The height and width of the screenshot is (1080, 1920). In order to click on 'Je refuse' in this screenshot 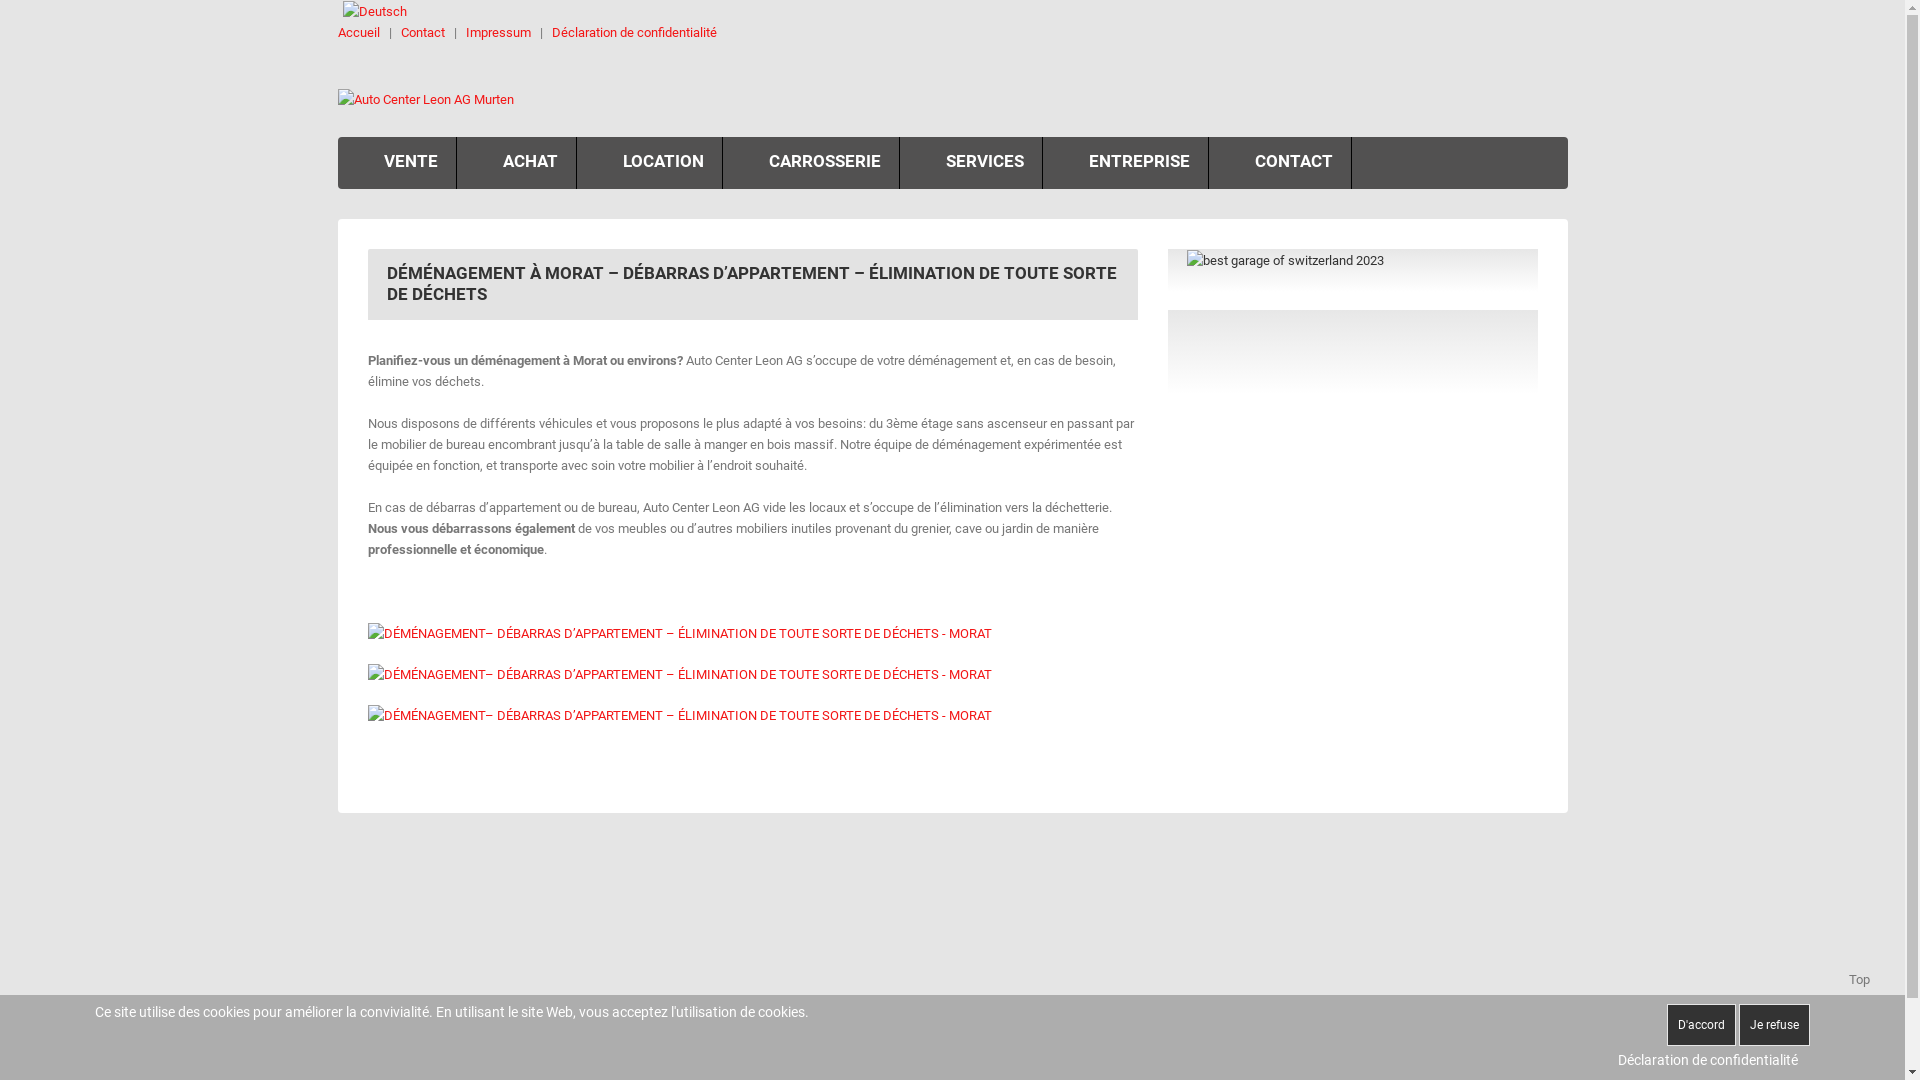, I will do `click(1774, 1025)`.